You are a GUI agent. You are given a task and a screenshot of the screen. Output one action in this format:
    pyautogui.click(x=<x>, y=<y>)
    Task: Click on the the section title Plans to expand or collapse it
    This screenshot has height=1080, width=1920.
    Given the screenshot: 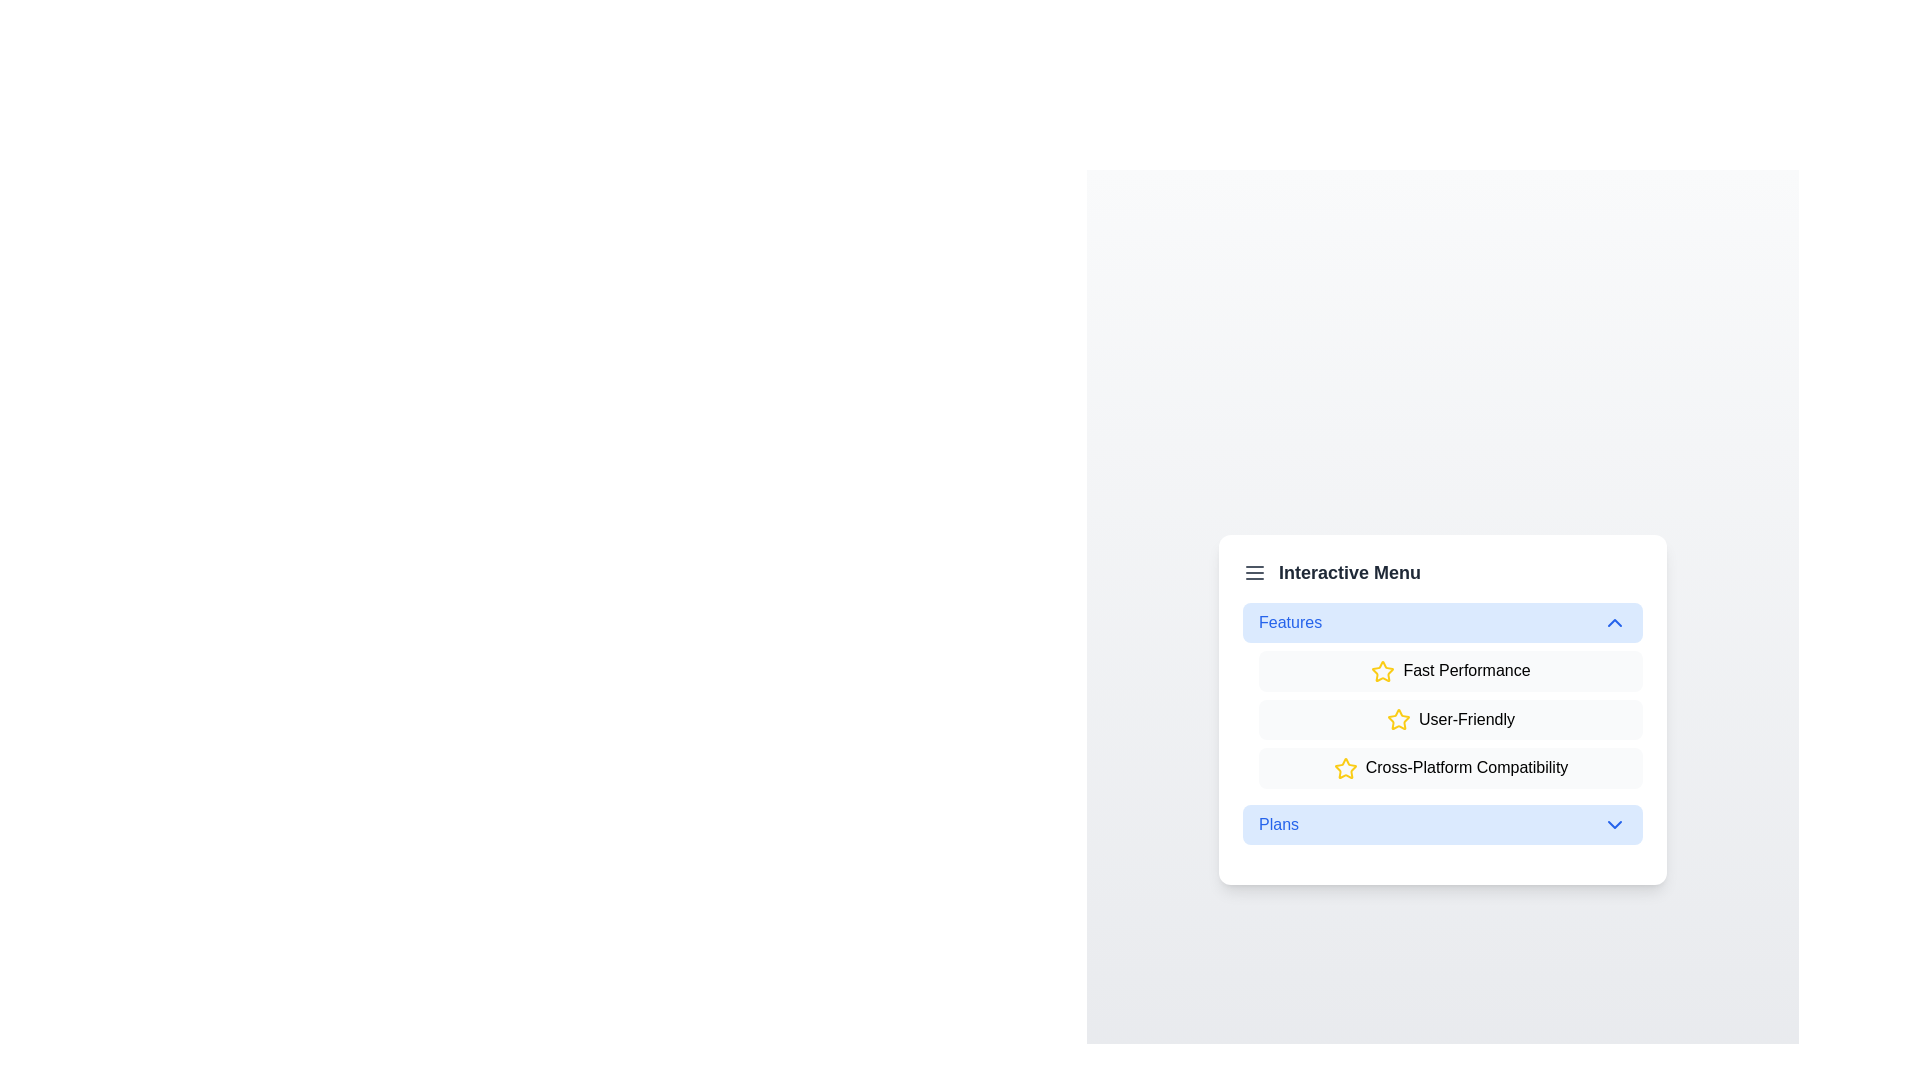 What is the action you would take?
    pyautogui.click(x=1443, y=825)
    